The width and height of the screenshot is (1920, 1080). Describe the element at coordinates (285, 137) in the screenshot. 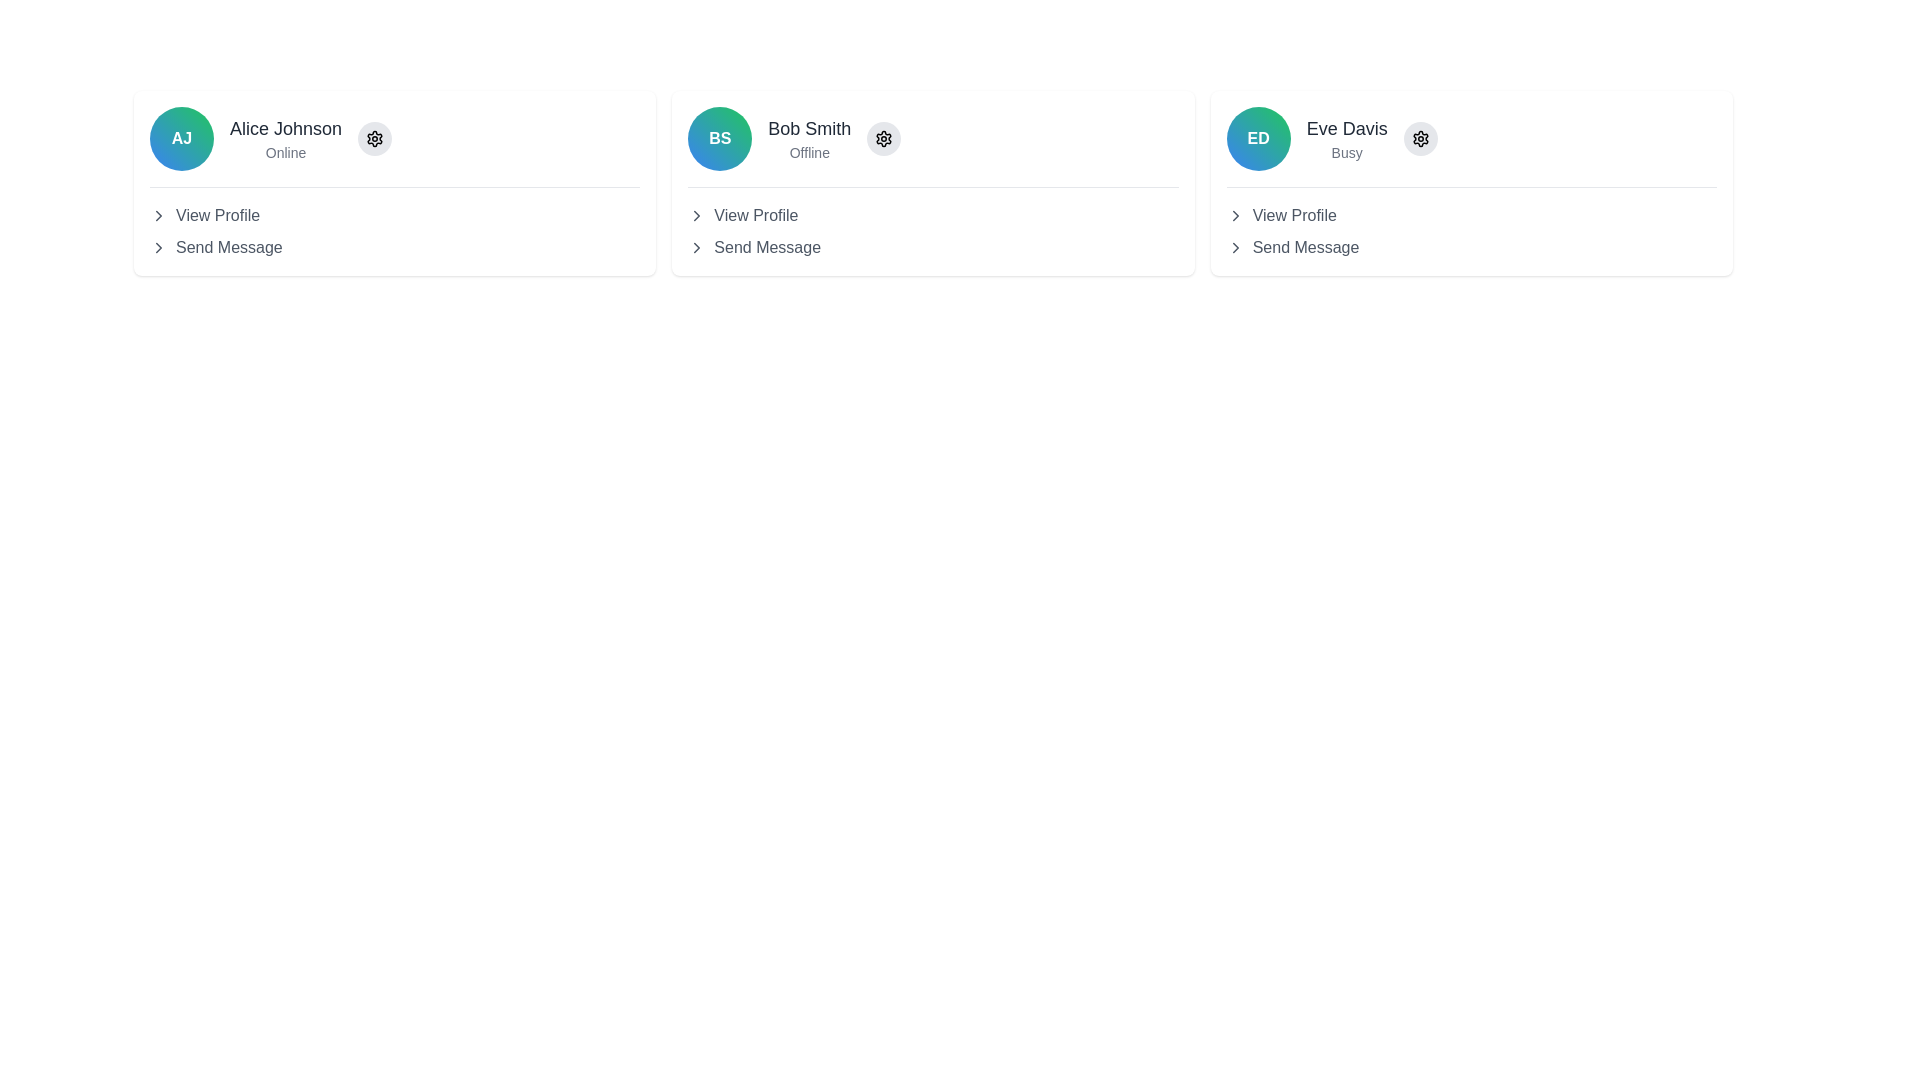

I see `the Text Display Component that shows the user's name and status, located to the right of the avatar labeled 'AJ' in the first profile card from the left` at that location.